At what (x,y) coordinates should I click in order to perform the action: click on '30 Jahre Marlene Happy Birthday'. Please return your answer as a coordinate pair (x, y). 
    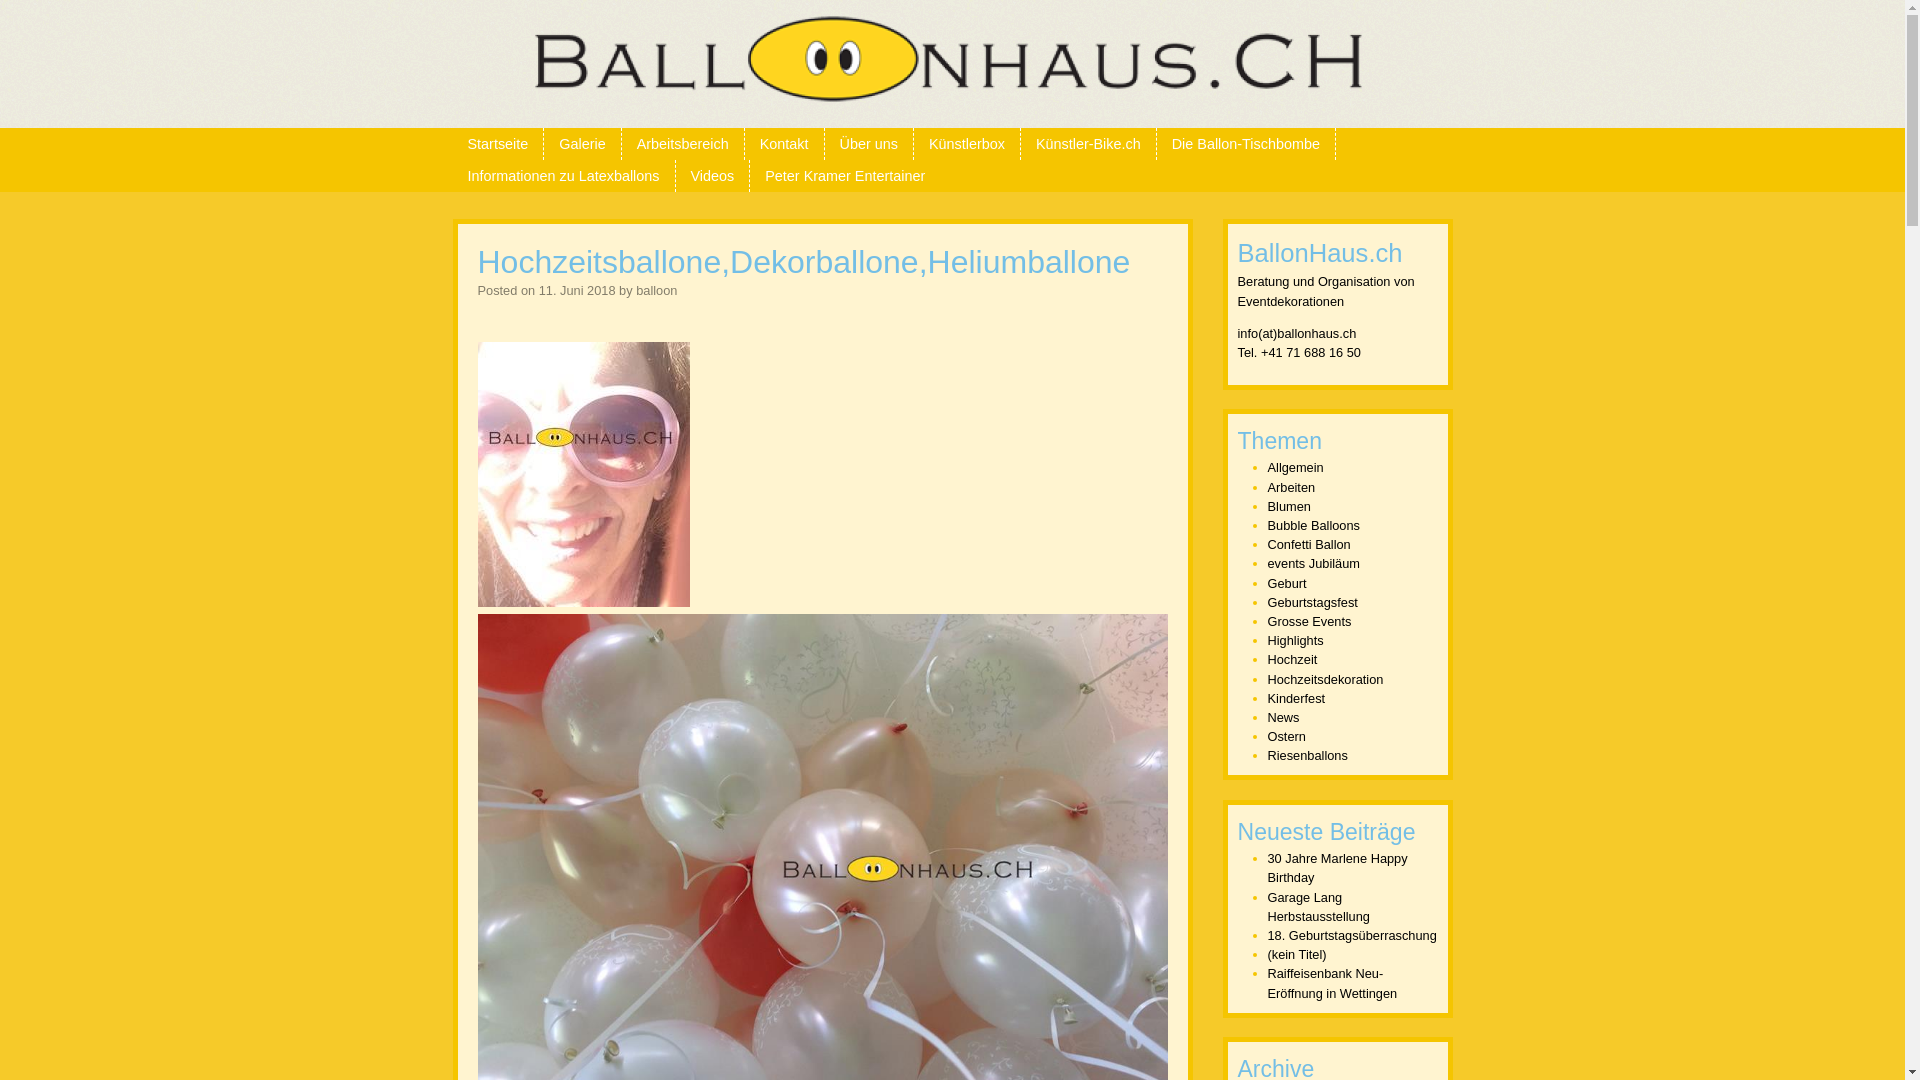
    Looking at the image, I should click on (1338, 866).